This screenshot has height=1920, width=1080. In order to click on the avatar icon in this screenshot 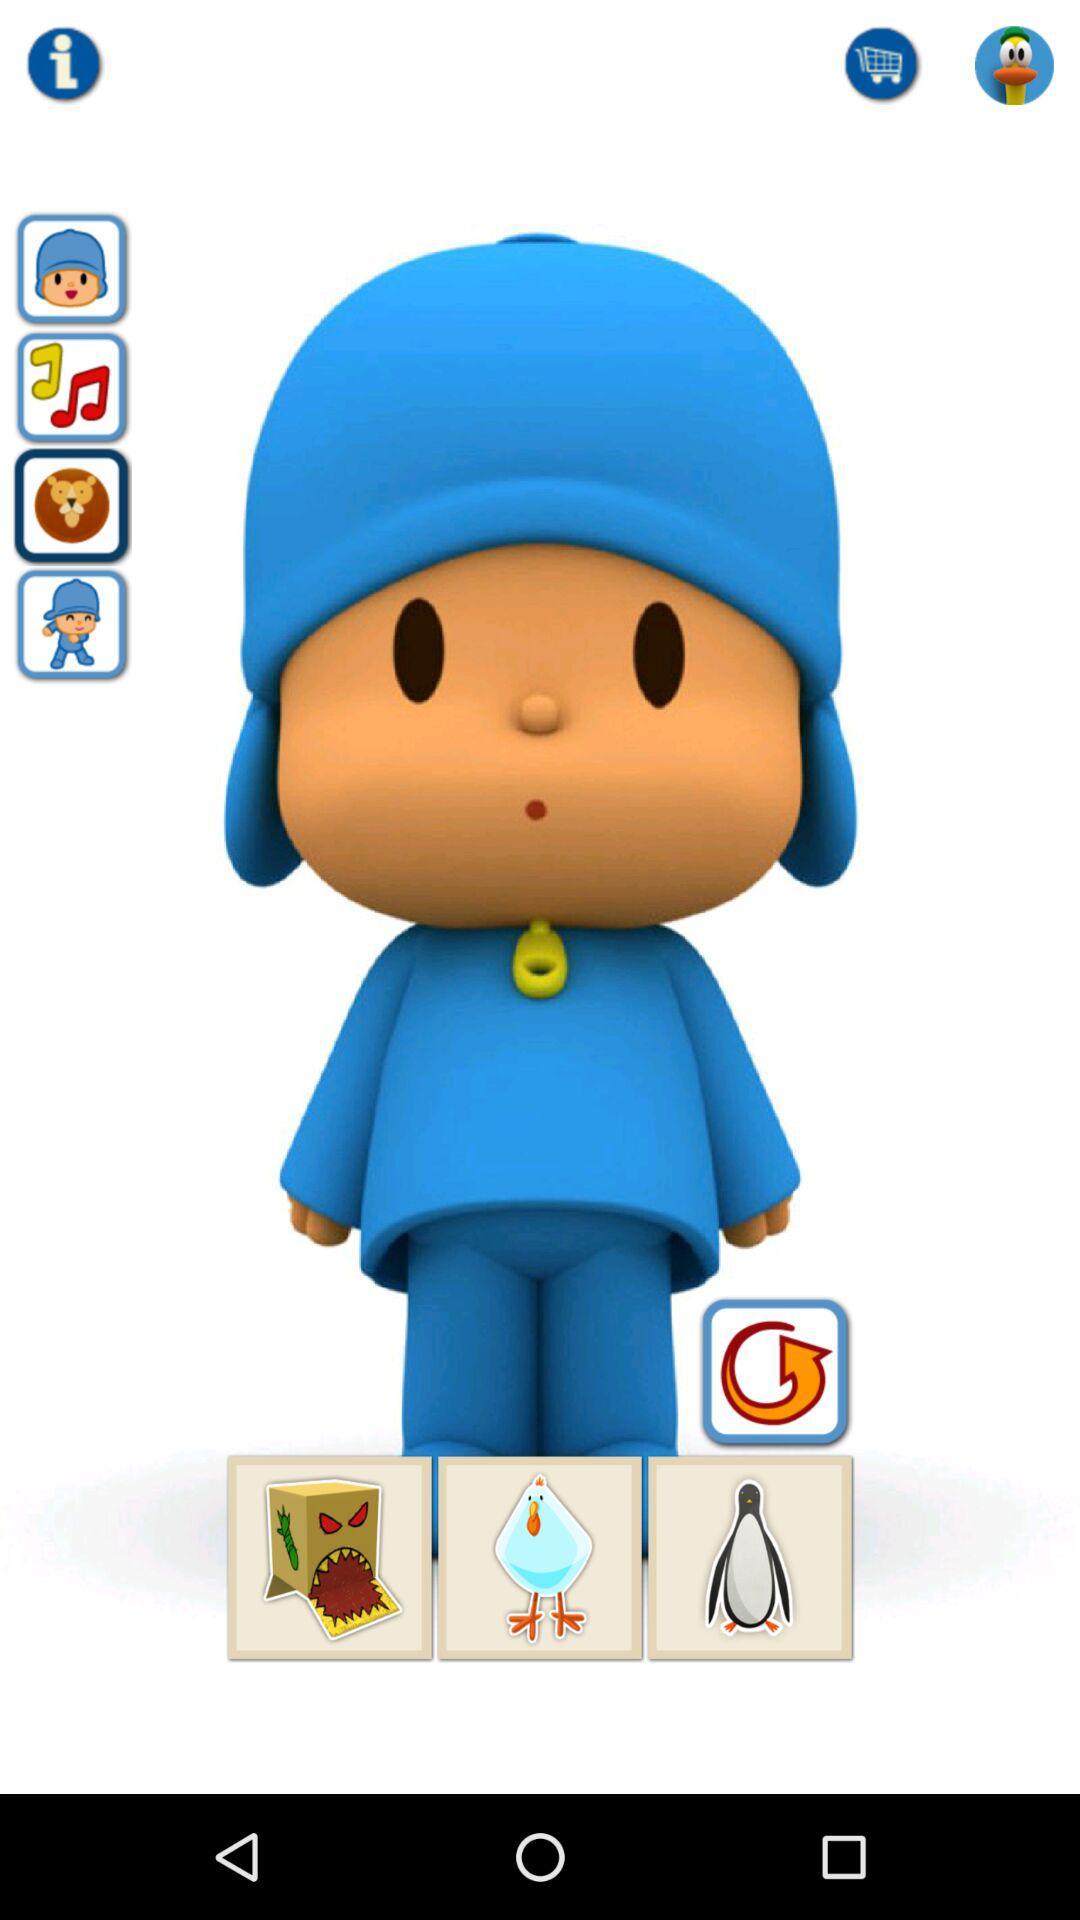, I will do `click(71, 669)`.